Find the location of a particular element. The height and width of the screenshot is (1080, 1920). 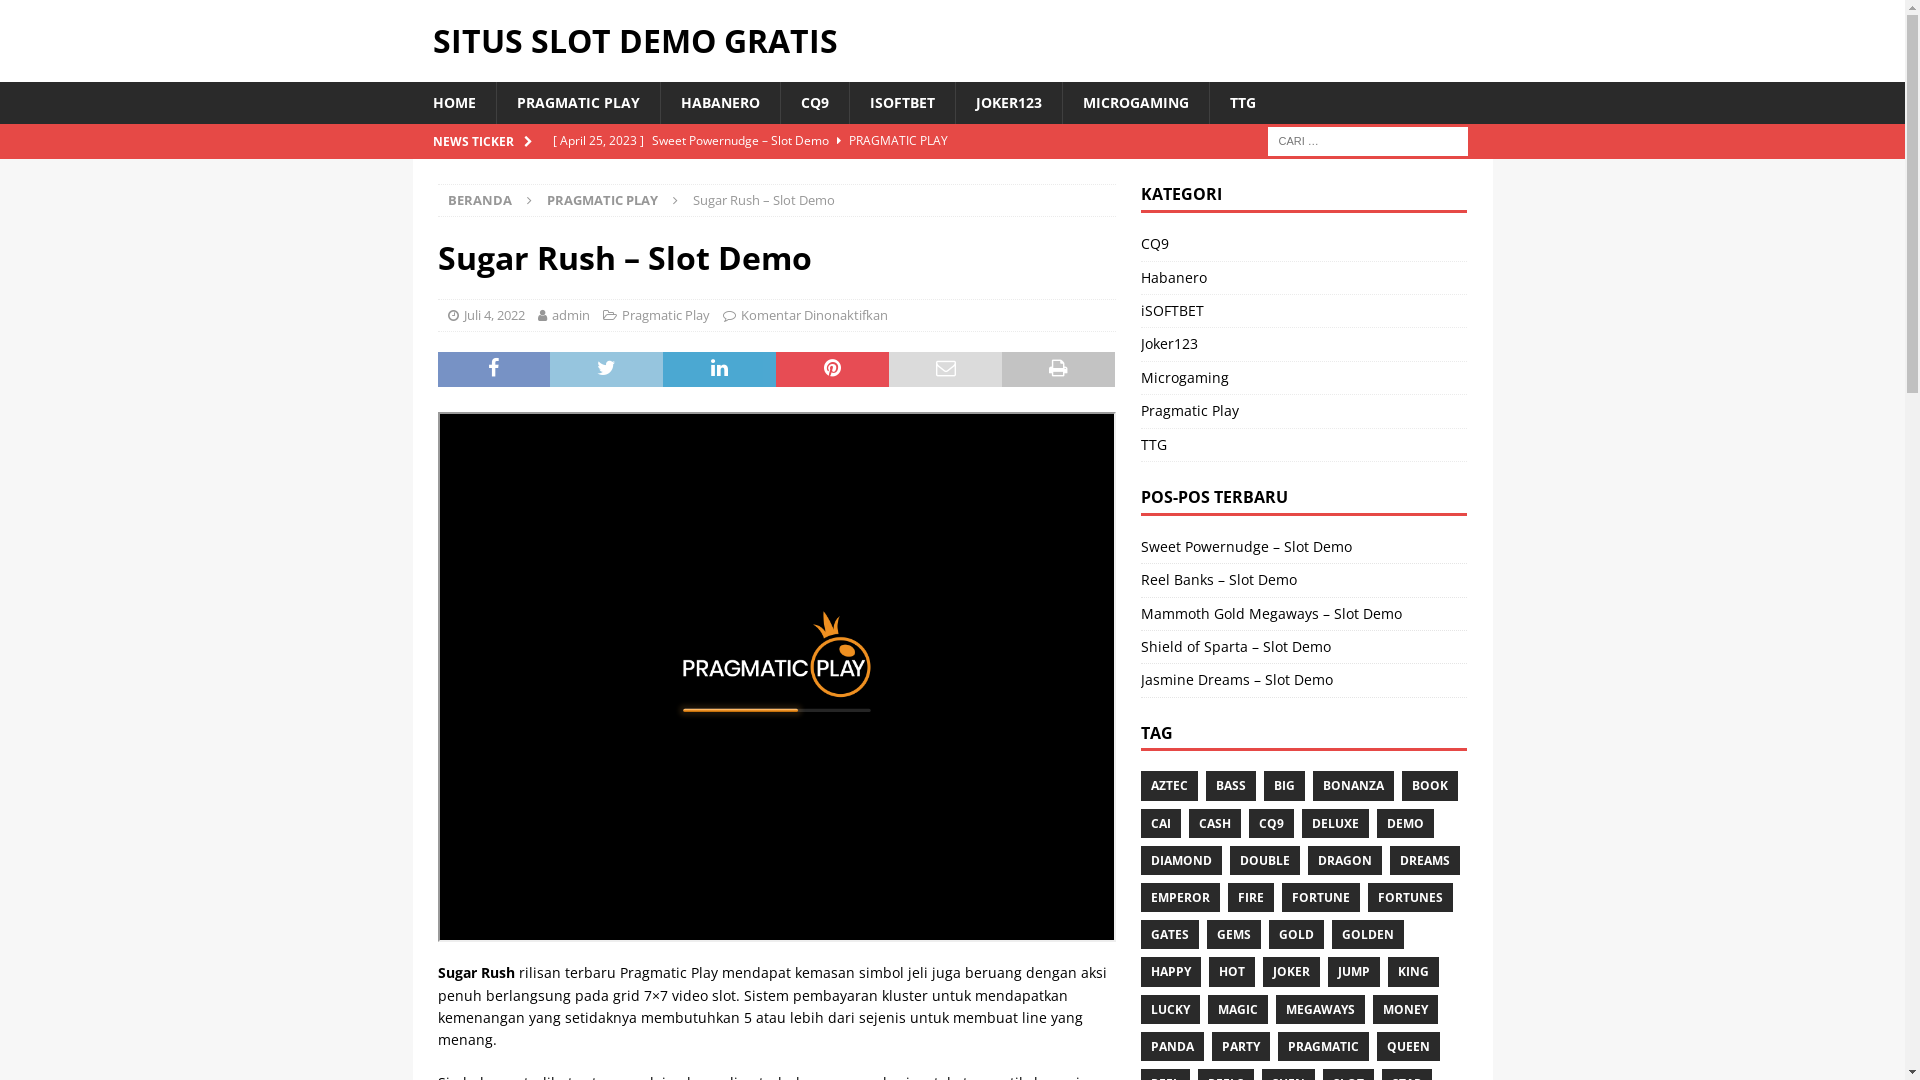

'HAPPY' is located at coordinates (1171, 970).